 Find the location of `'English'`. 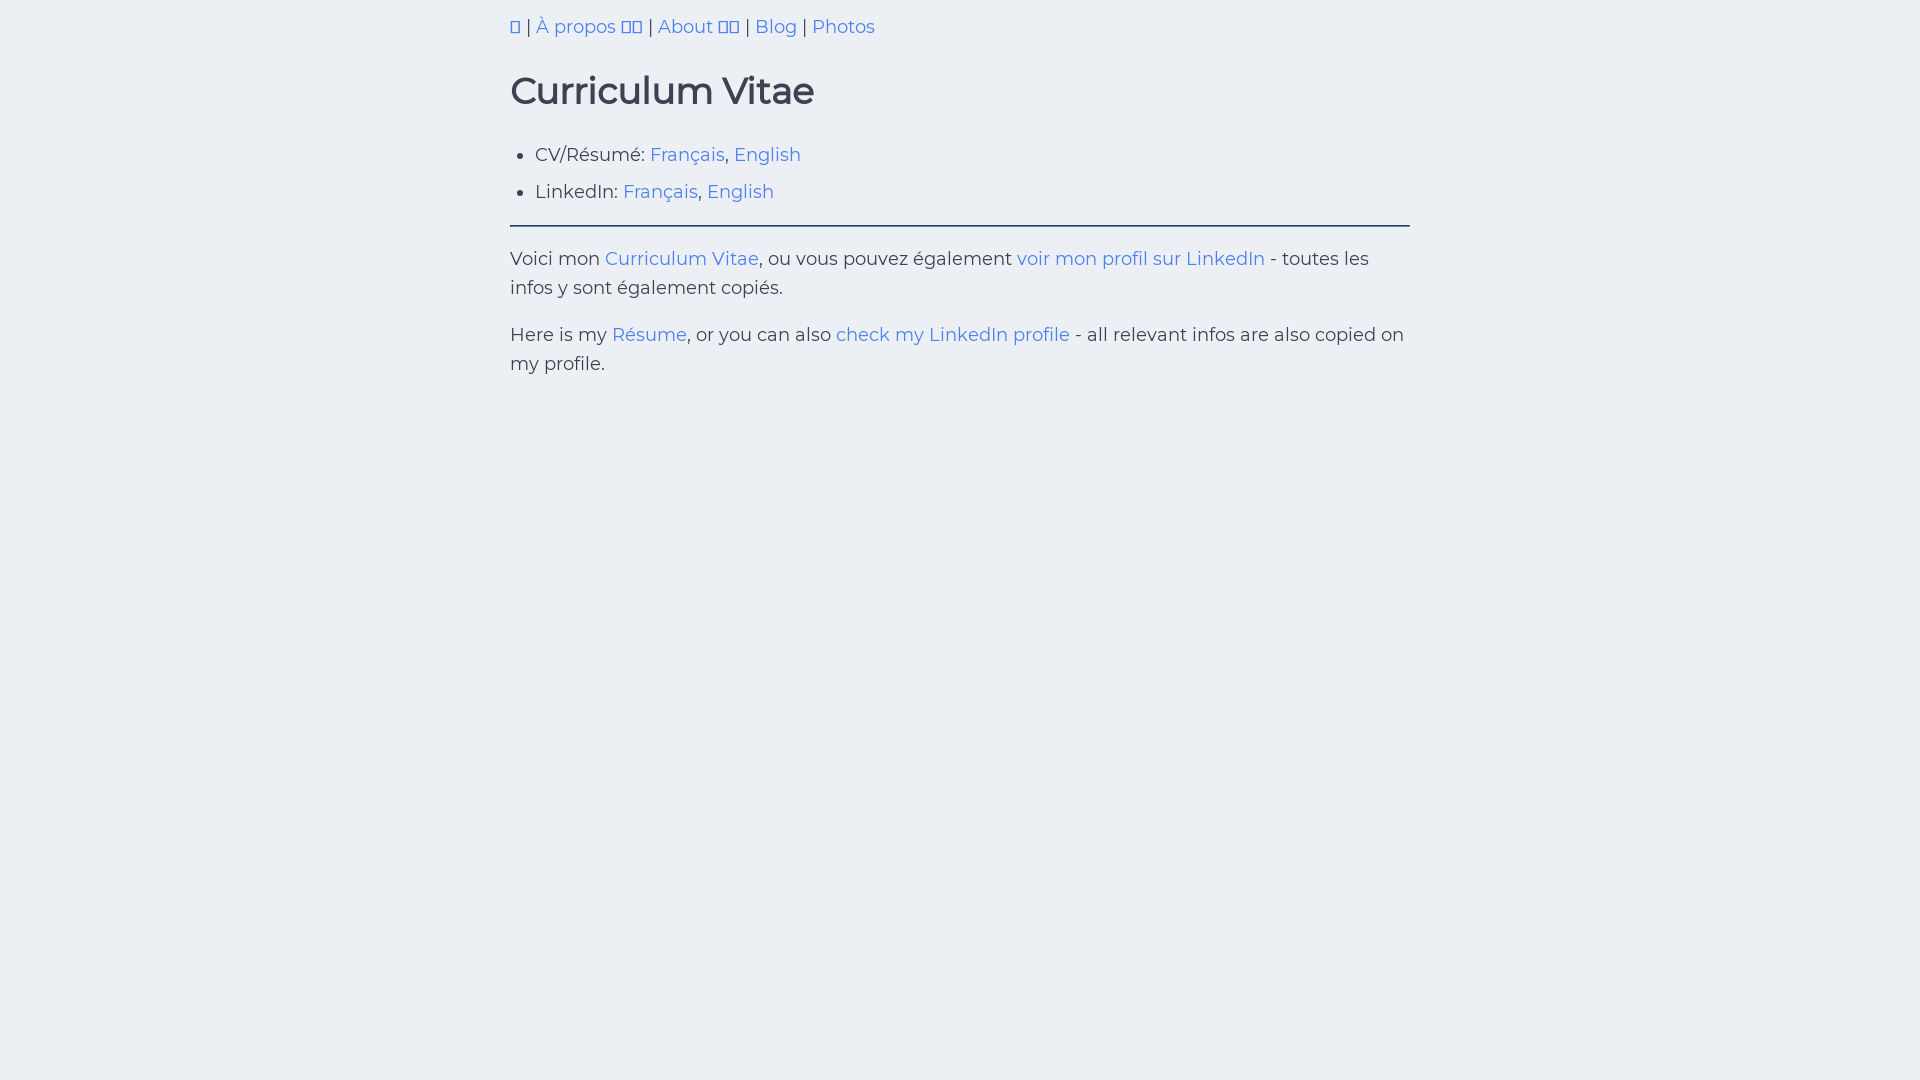

'English' is located at coordinates (739, 192).